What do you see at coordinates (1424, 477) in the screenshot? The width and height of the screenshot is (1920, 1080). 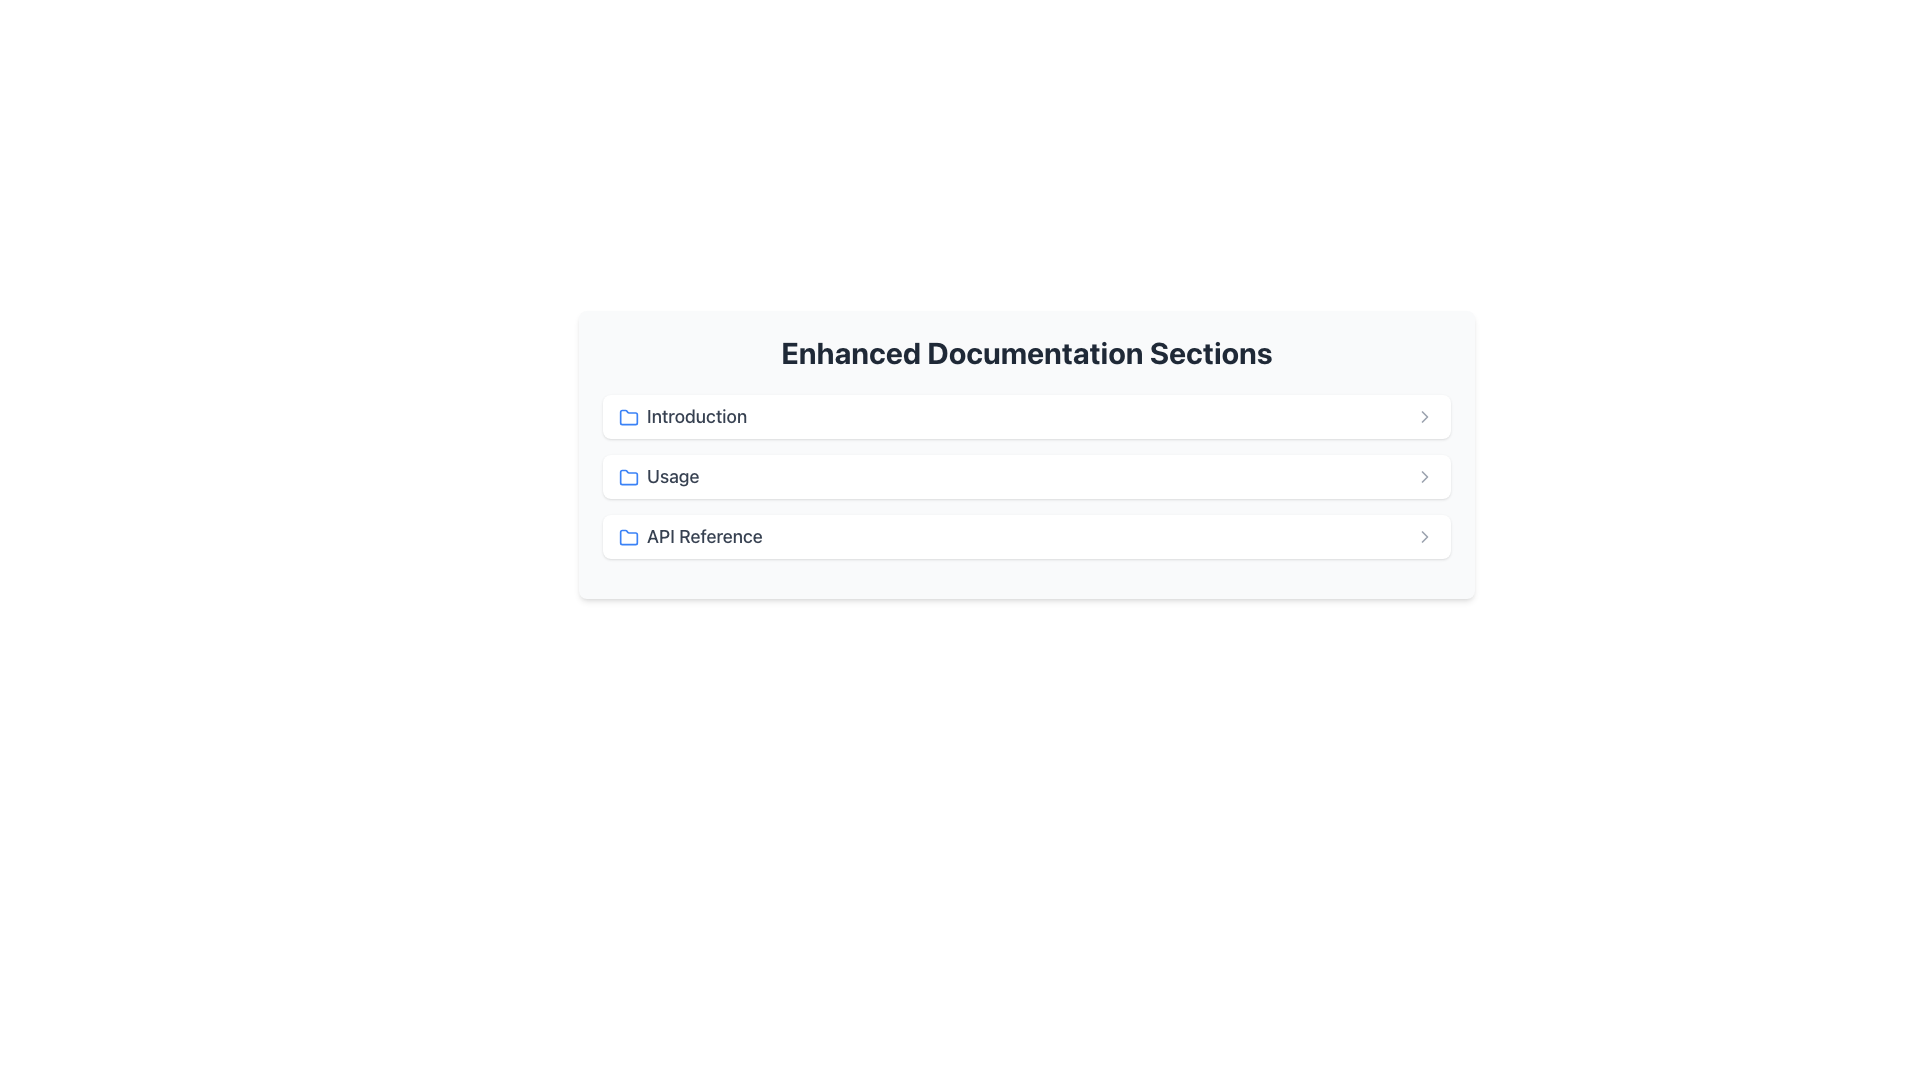 I see `the right-pointing chevron icon colored gray located at the far-right end of the 'Usage' section` at bounding box center [1424, 477].